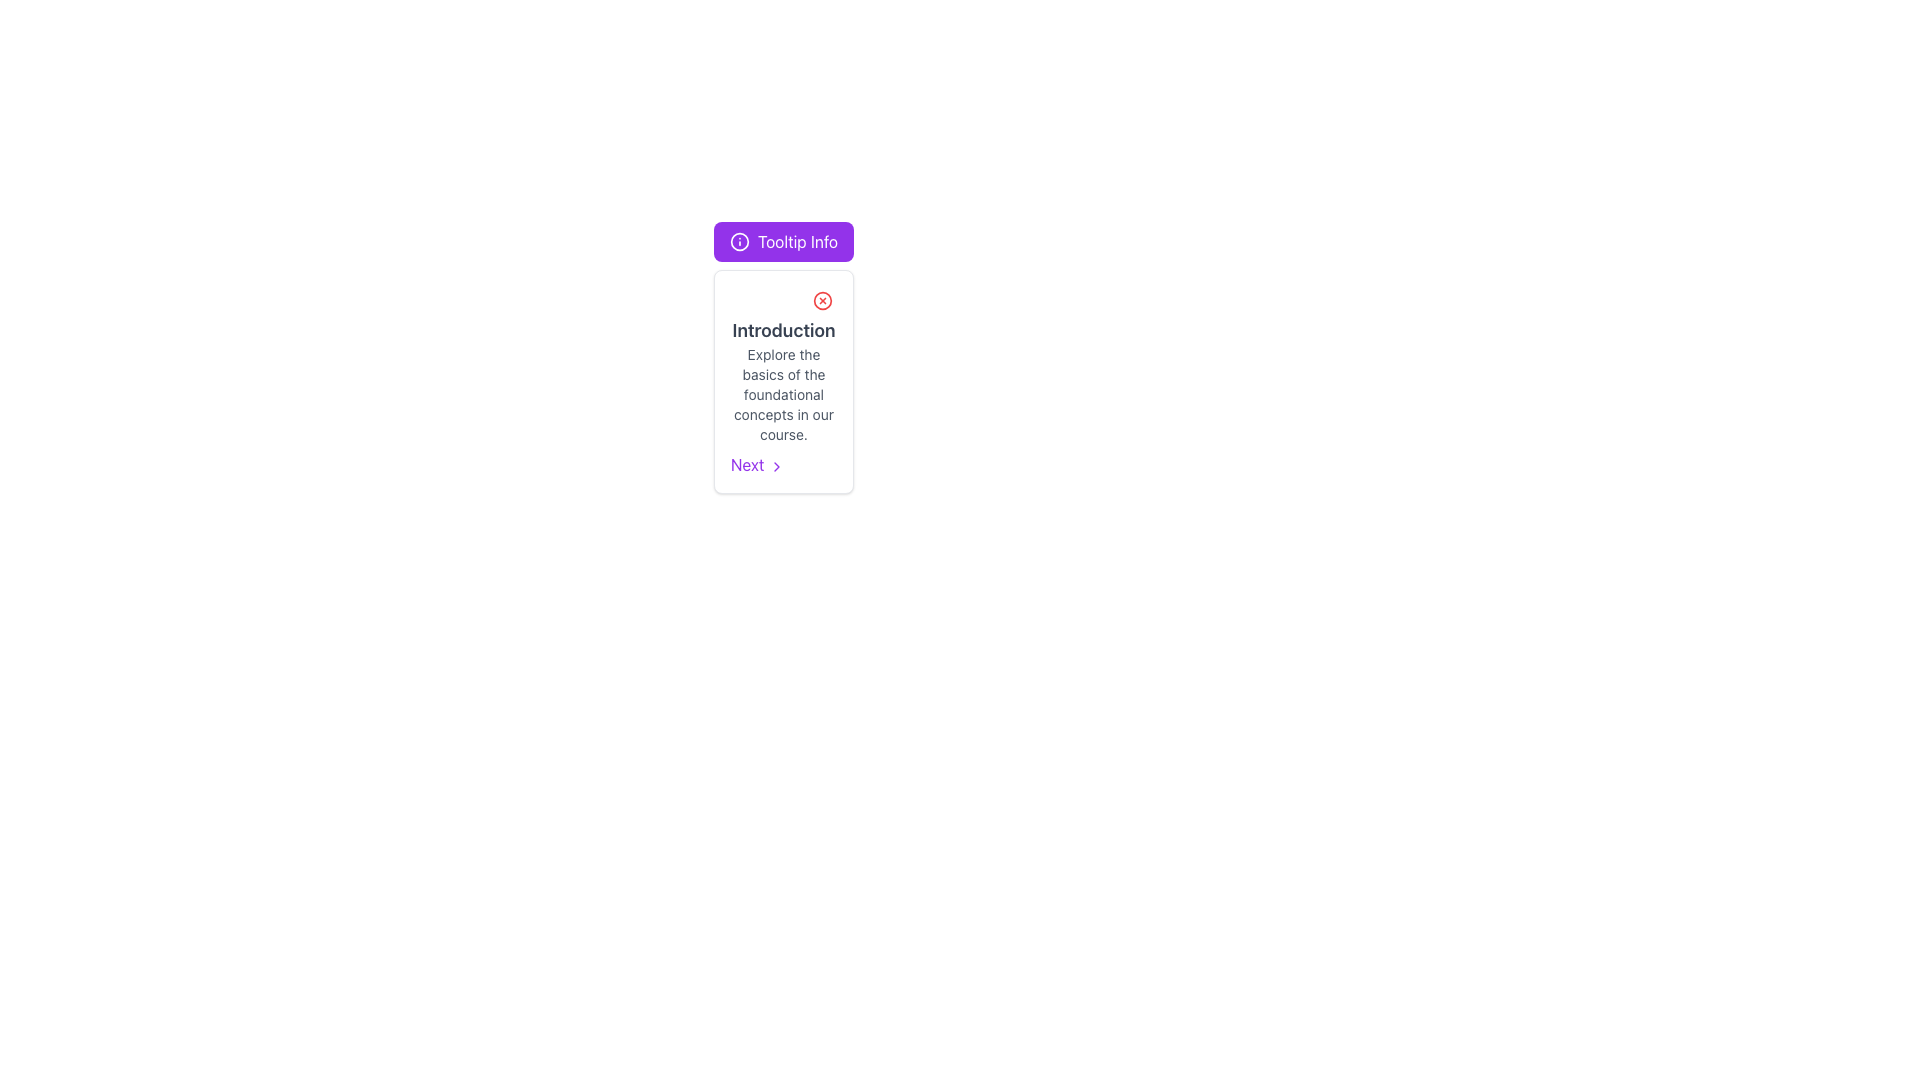 This screenshot has height=1080, width=1920. I want to click on content displayed in the text element located in the middle-right part of the interface, directly below the 'Introduction' header within its card, so click(782, 394).